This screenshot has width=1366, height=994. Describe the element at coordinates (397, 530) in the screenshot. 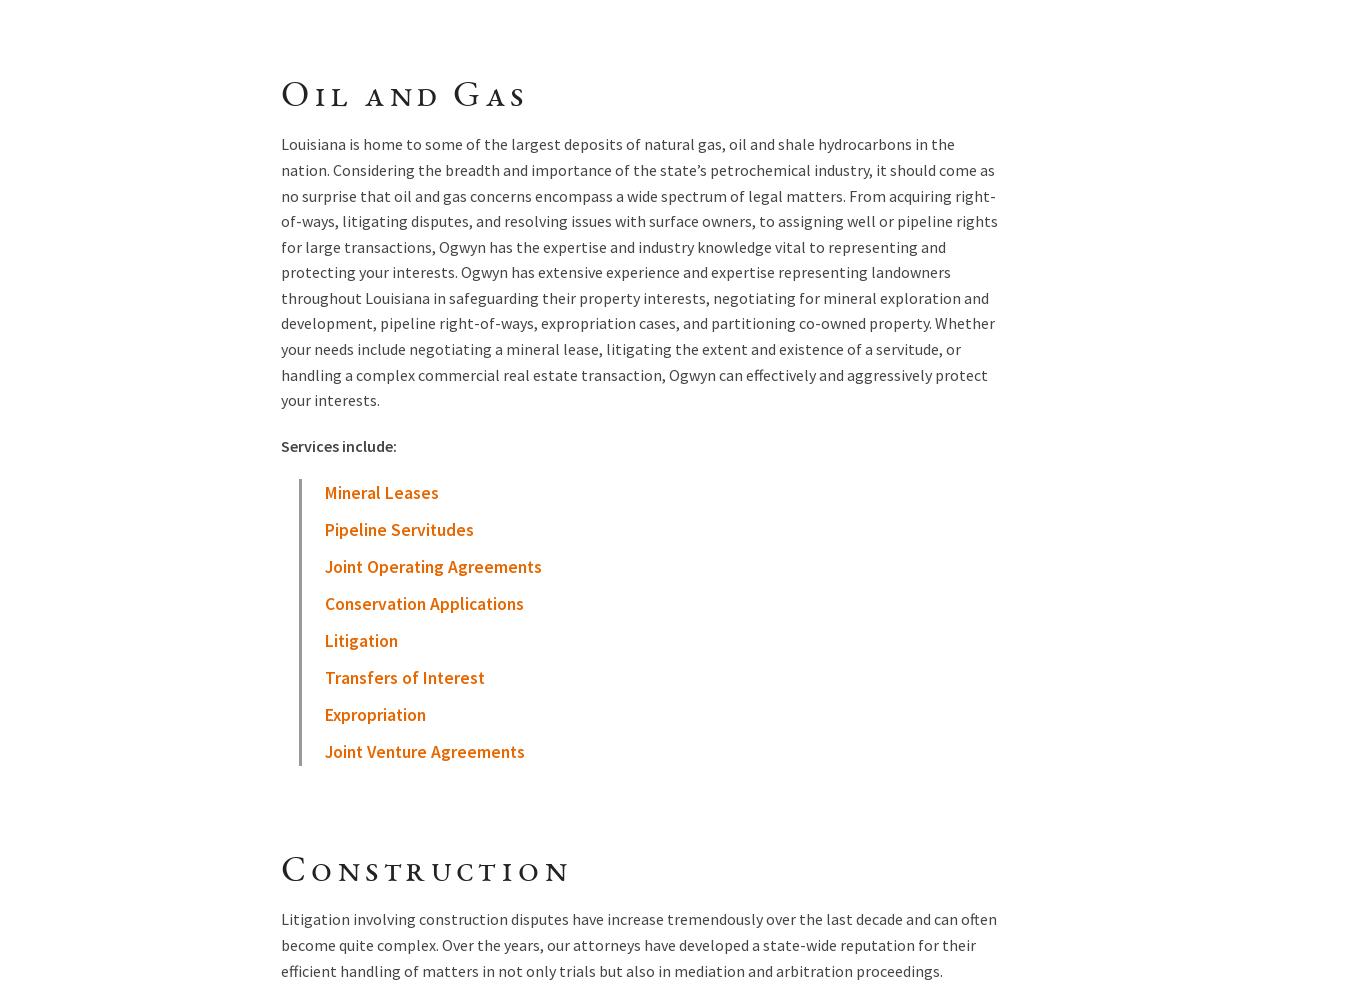

I see `'Pipeline Servitudes'` at that location.